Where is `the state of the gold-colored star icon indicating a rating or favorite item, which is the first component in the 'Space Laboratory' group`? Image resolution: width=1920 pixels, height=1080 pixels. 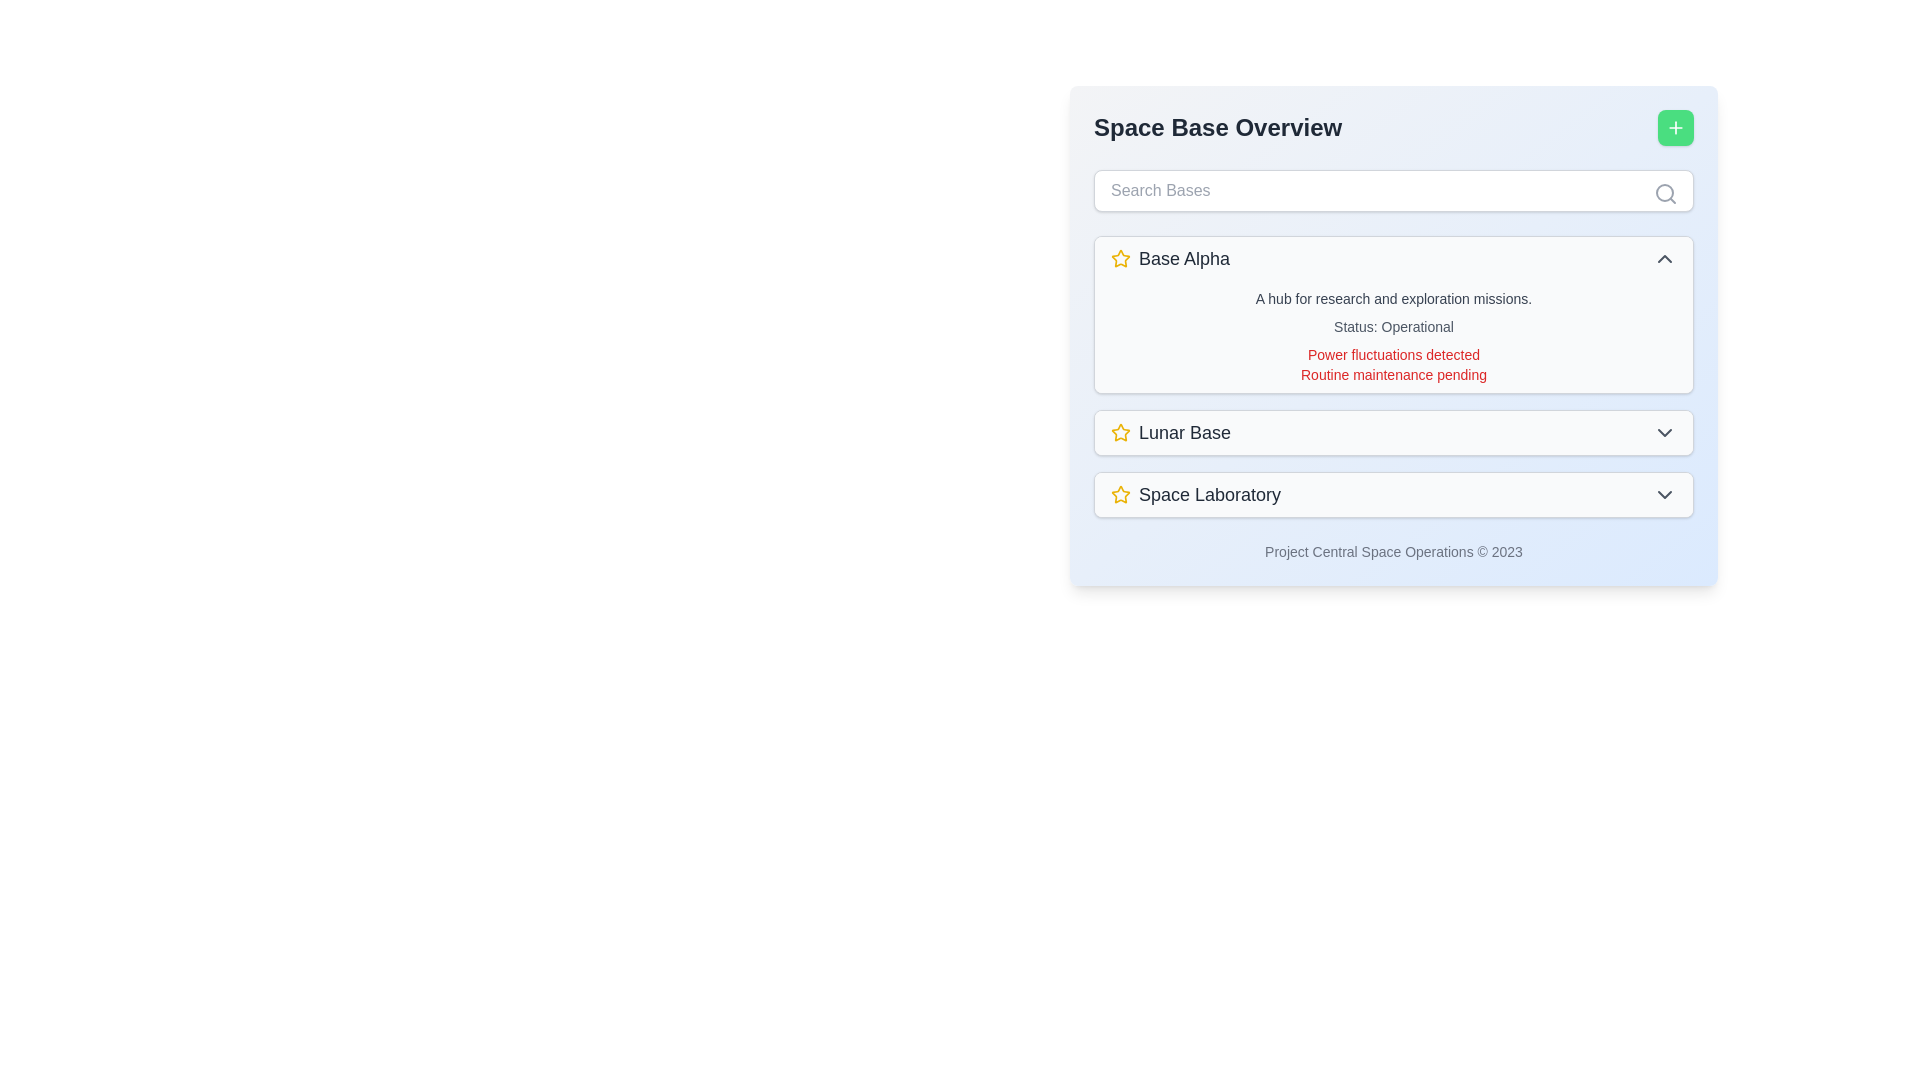
the state of the gold-colored star icon indicating a rating or favorite item, which is the first component in the 'Space Laboratory' group is located at coordinates (1121, 494).